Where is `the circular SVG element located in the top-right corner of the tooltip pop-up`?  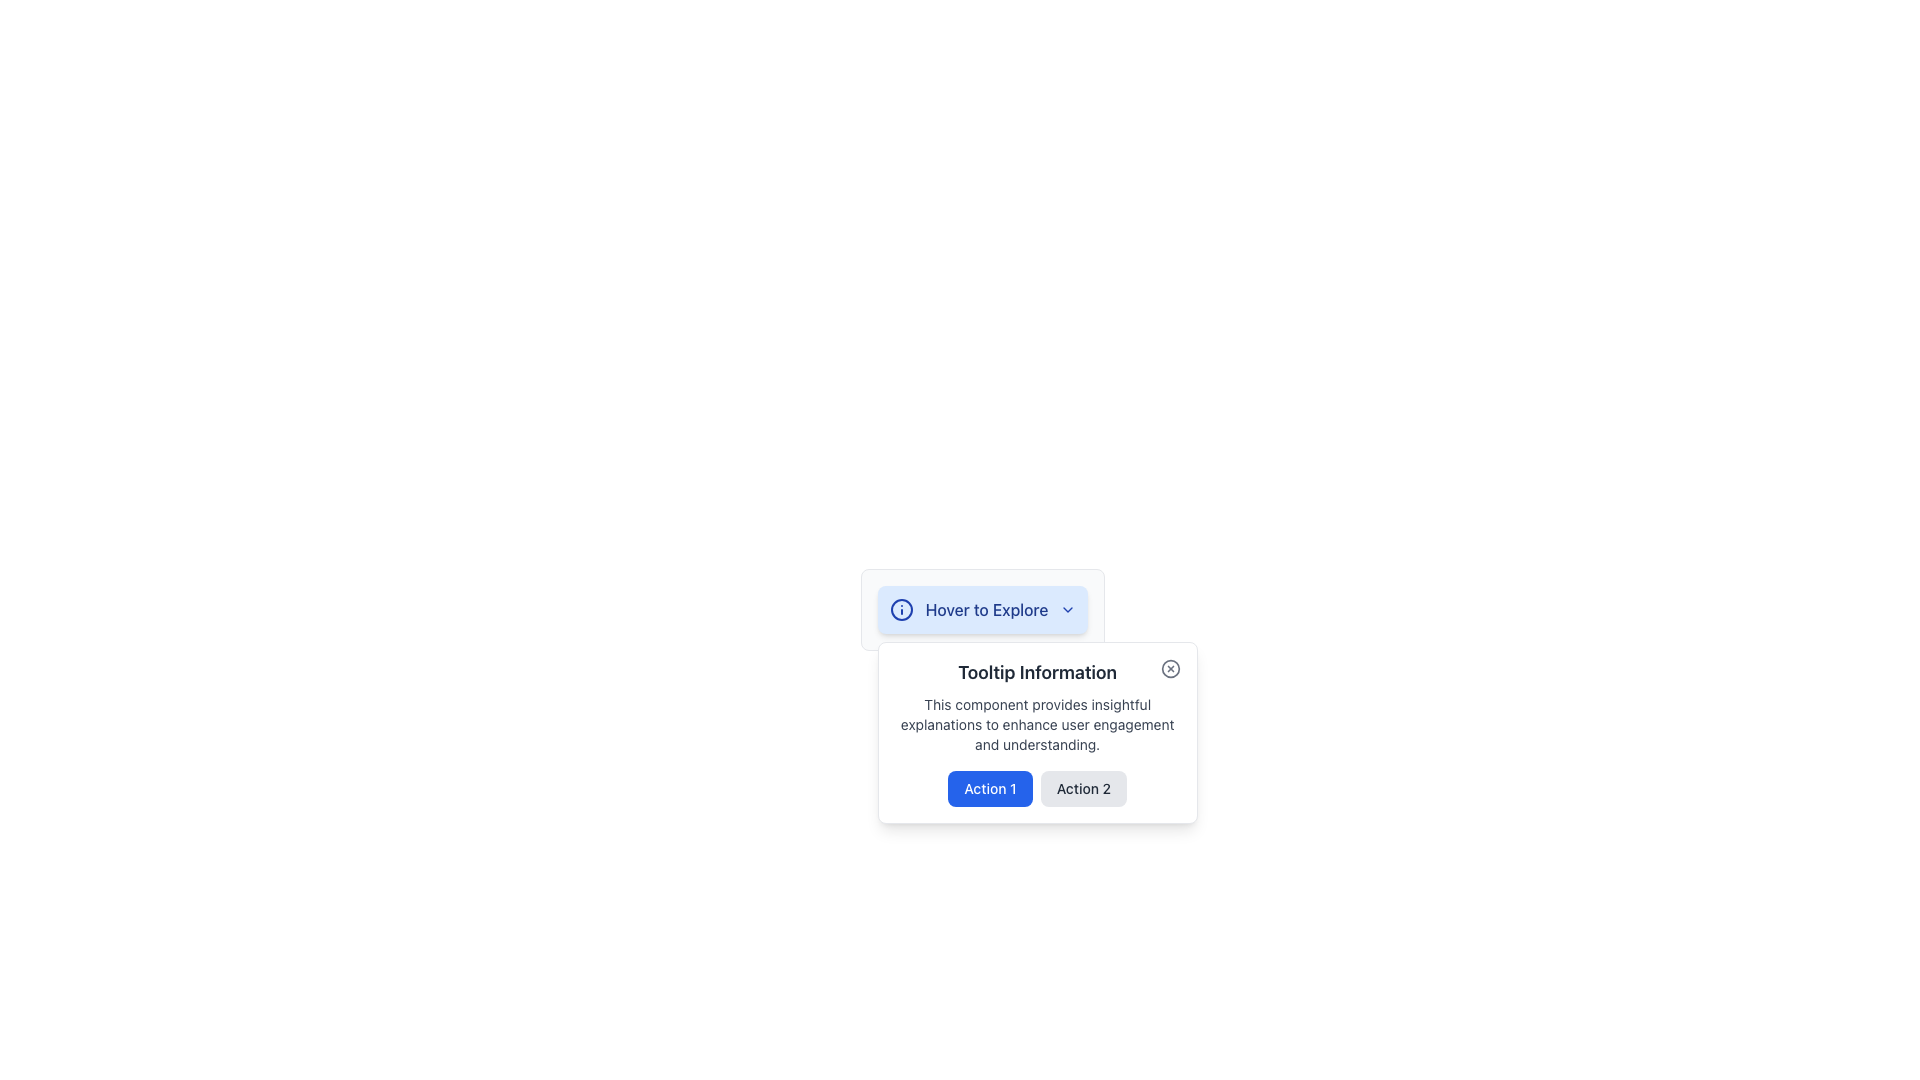
the circular SVG element located in the top-right corner of the tooltip pop-up is located at coordinates (1170, 668).